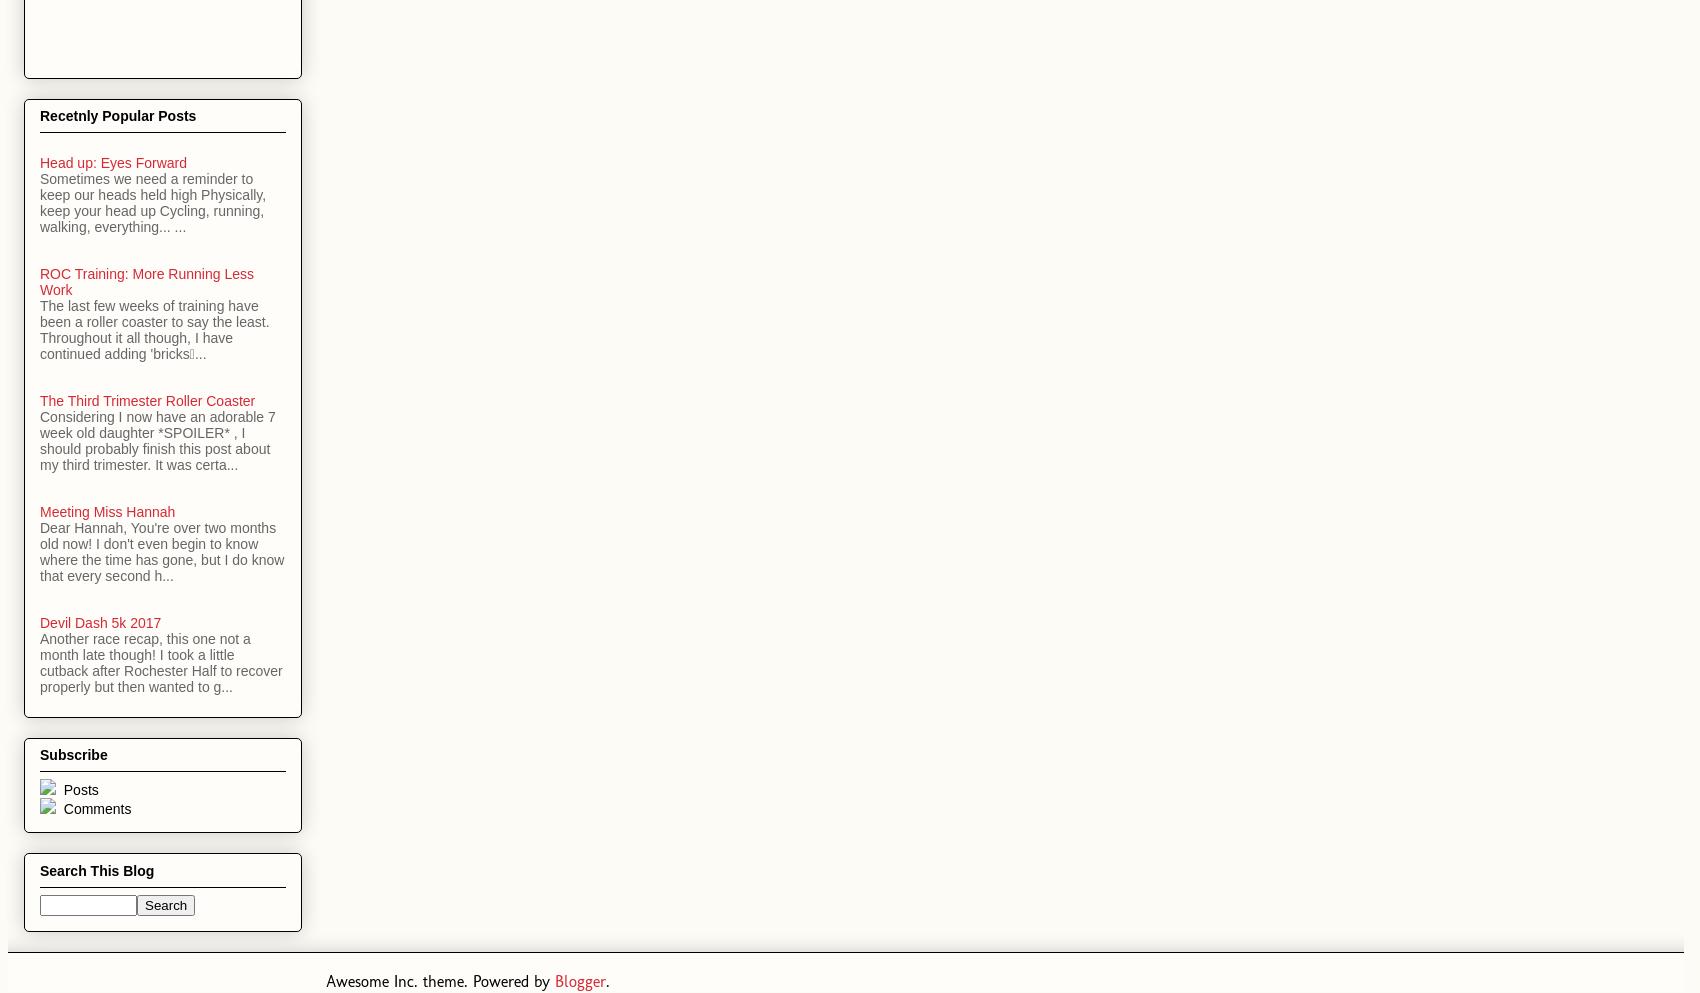 Image resolution: width=1700 pixels, height=993 pixels. I want to click on 'The last few weeks of training have been a roller coaster to say the least. Throughout it all though, I have continued adding 'bricks...', so click(39, 328).